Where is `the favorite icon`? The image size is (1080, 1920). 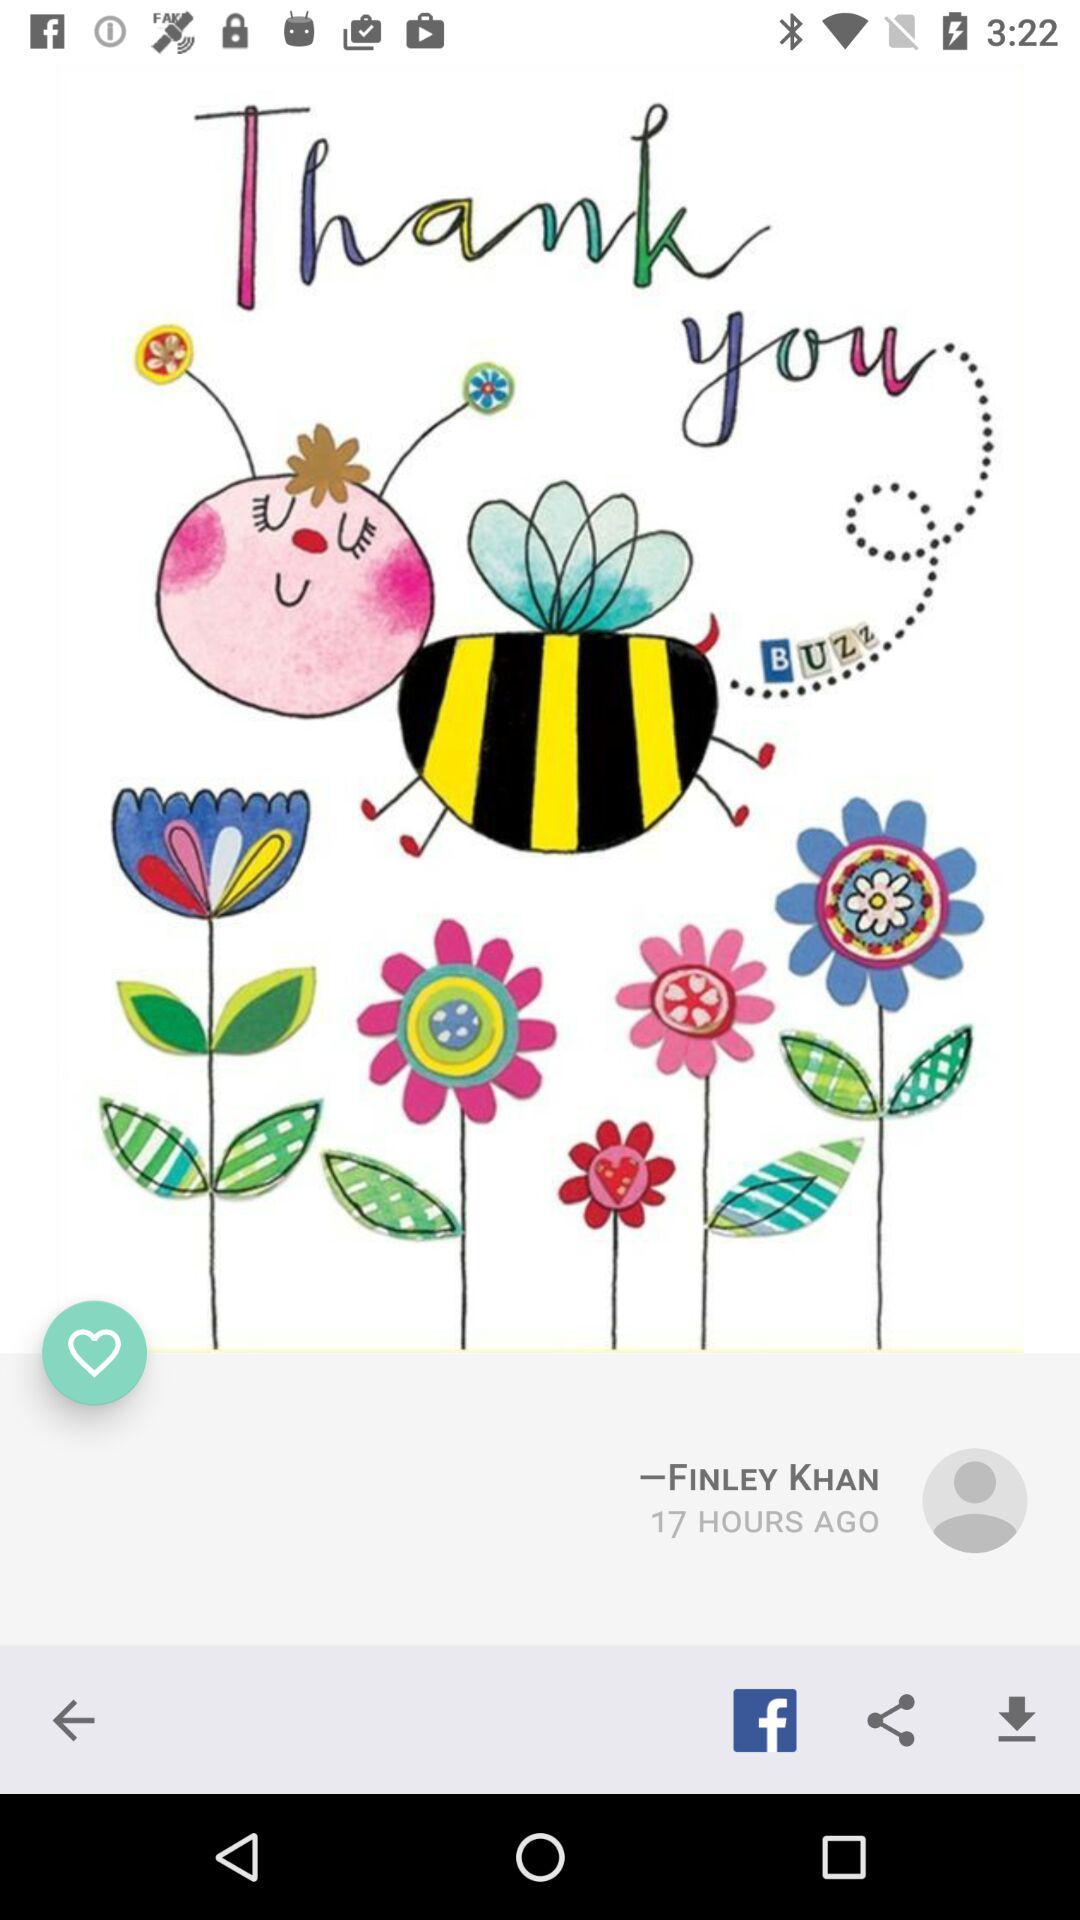
the favorite icon is located at coordinates (94, 1353).